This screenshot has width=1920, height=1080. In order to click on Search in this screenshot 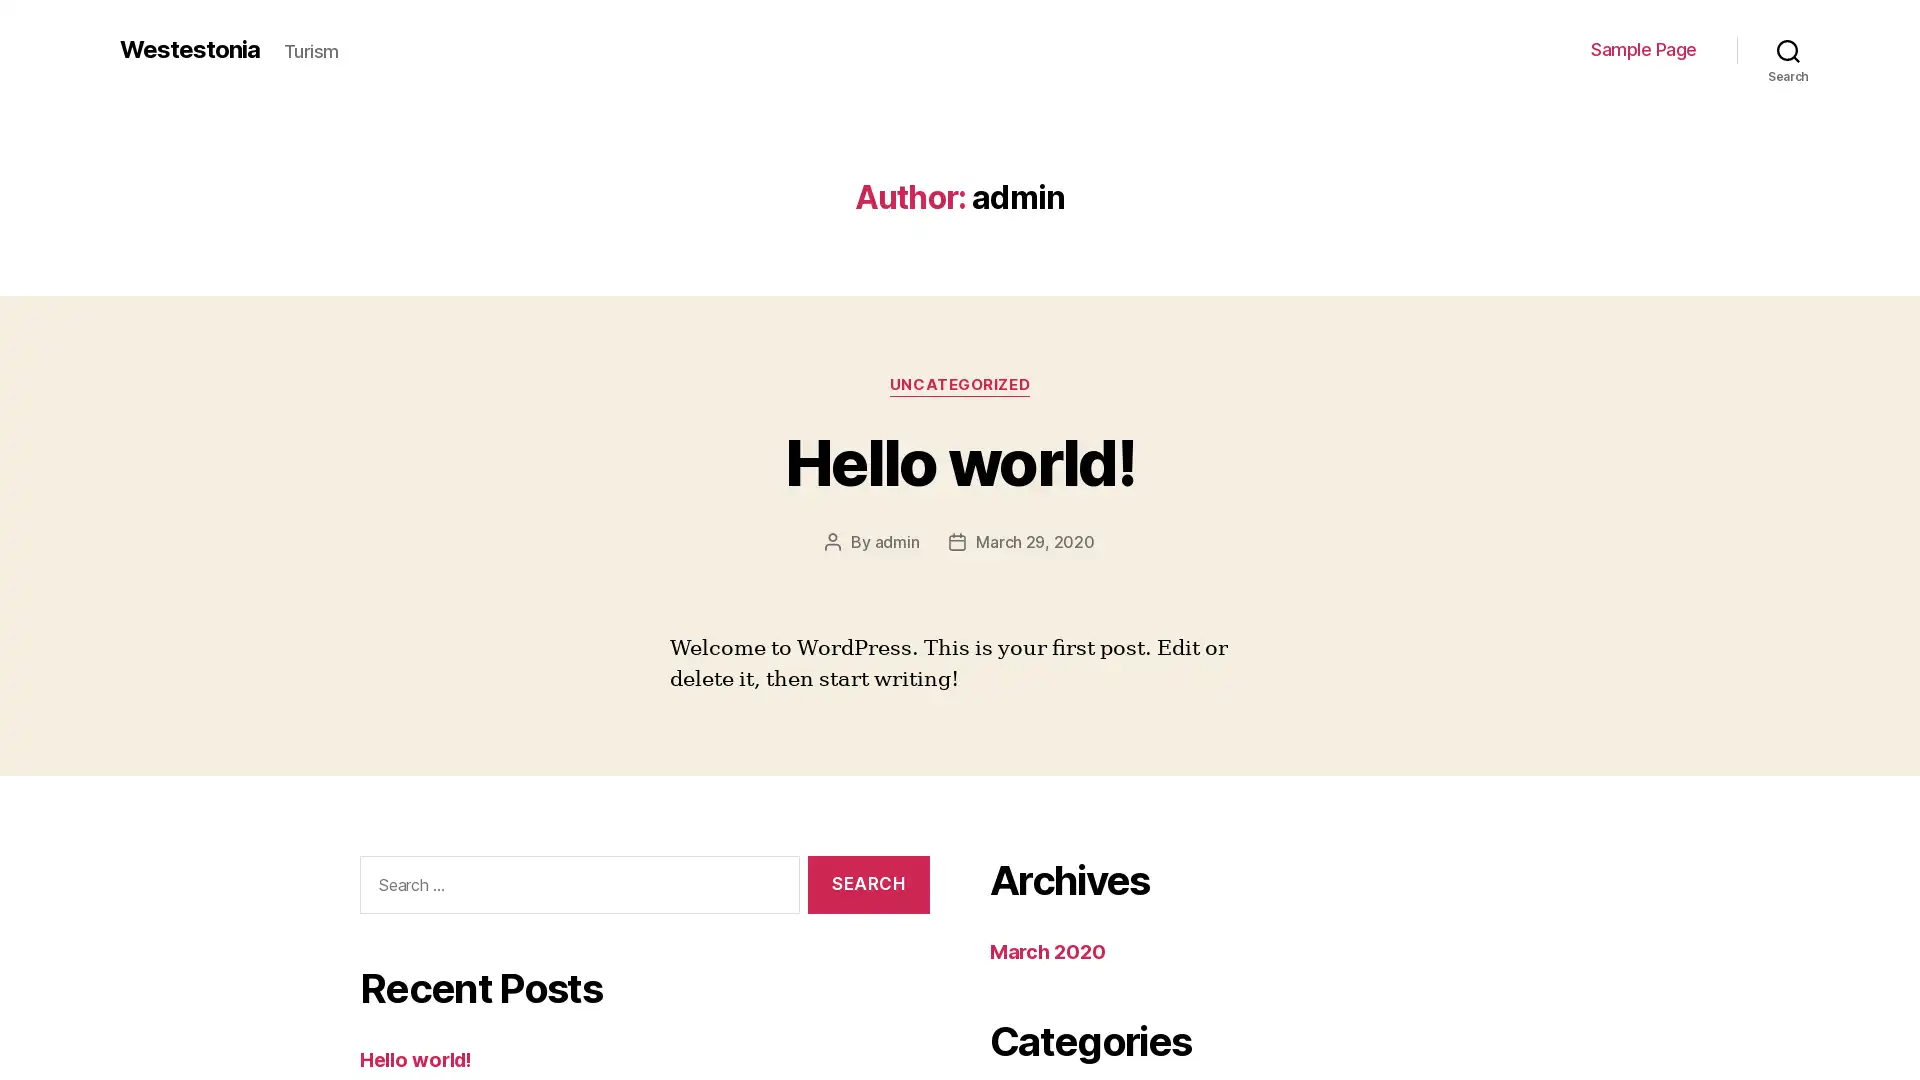, I will do `click(868, 883)`.